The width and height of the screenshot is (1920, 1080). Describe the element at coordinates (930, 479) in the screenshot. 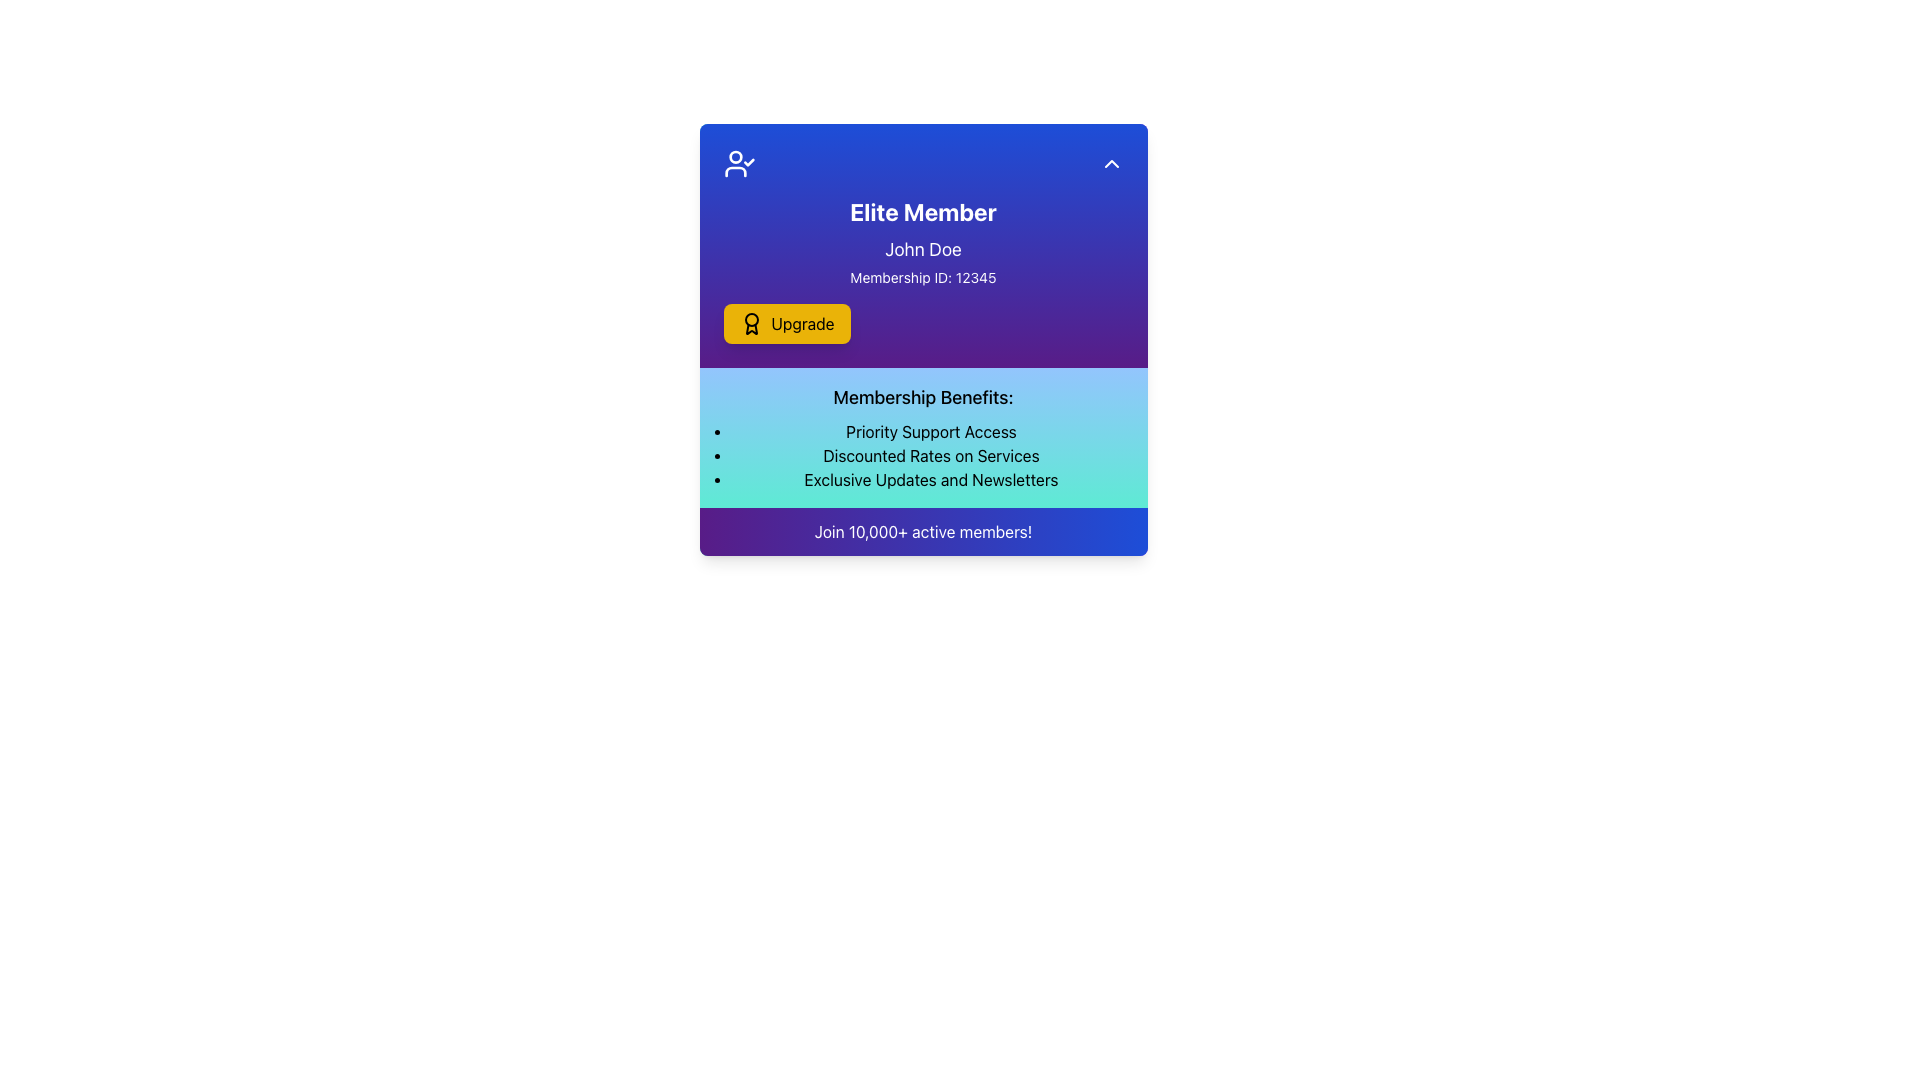

I see `the third text label in the 'Membership Benefits' section that informs users about receiving exclusive updates and newsletters` at that location.